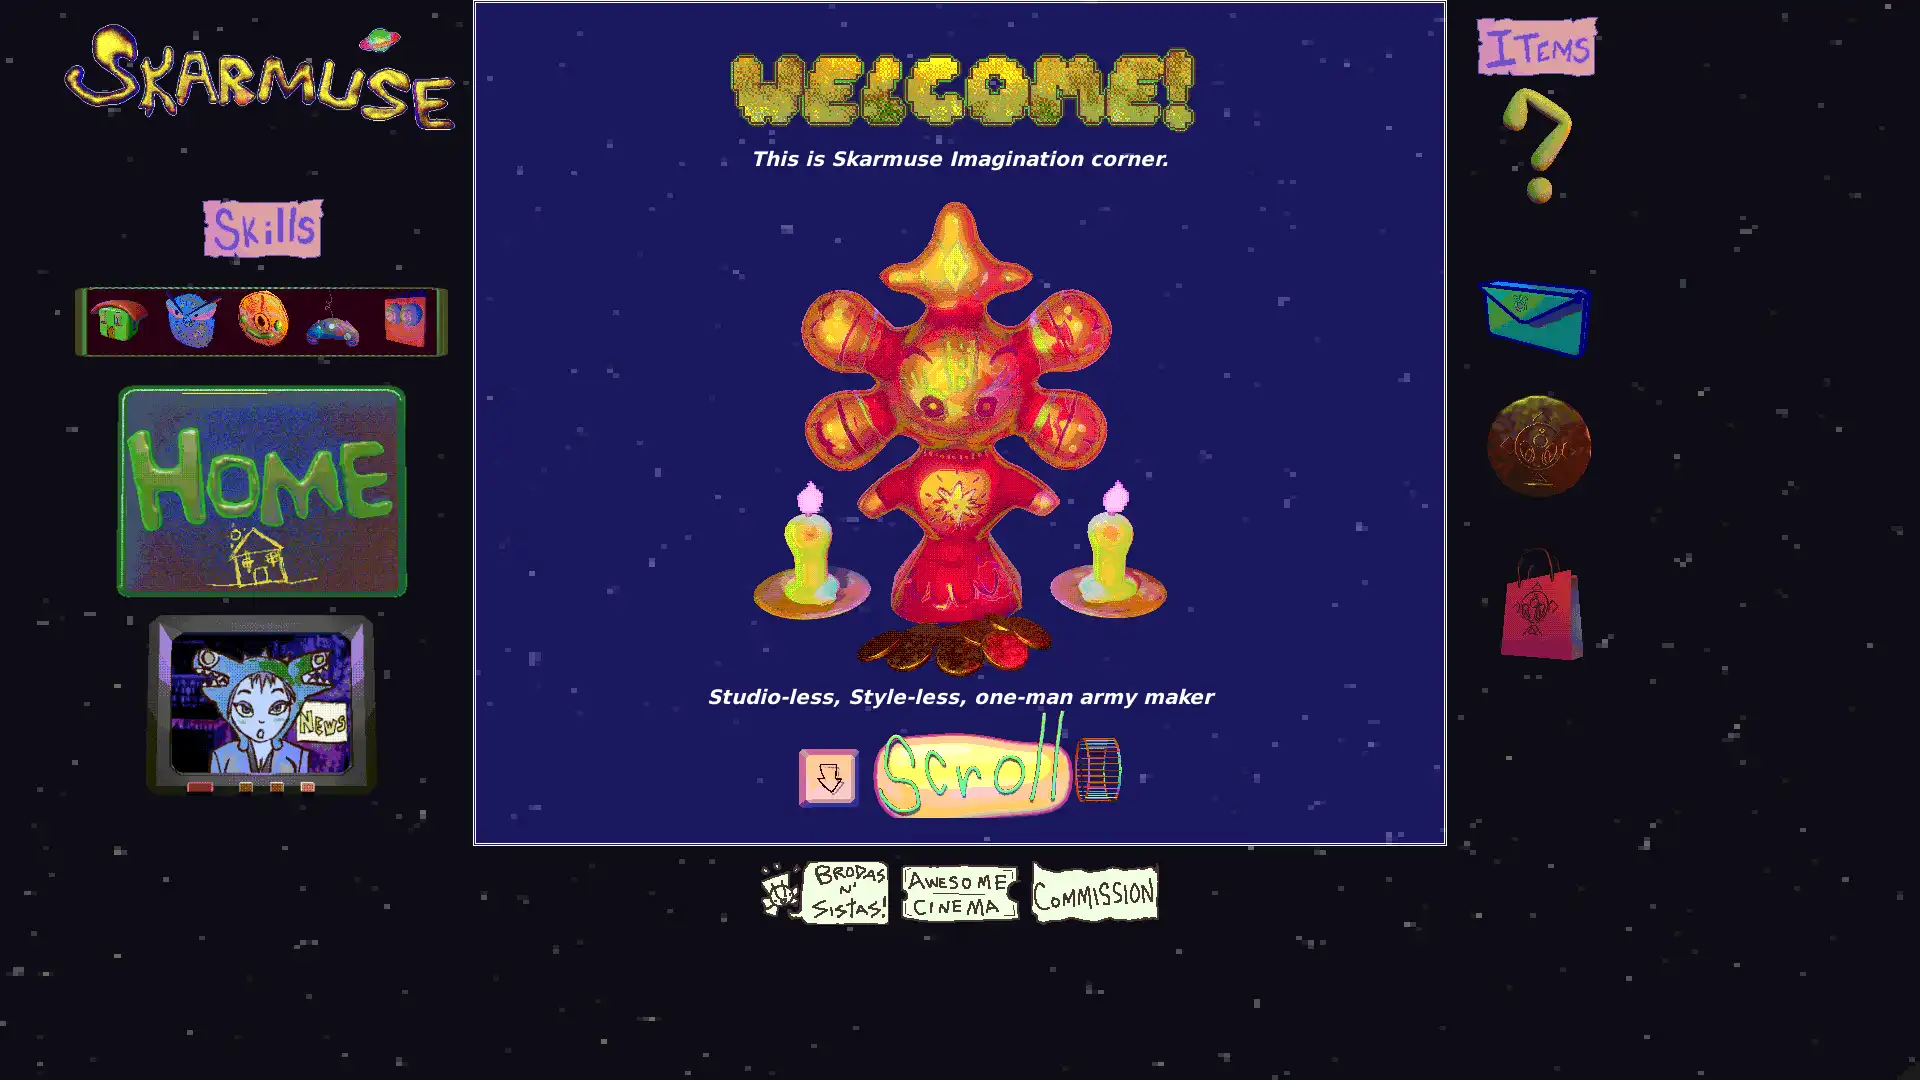 Image resolution: width=1920 pixels, height=1080 pixels. What do you see at coordinates (958, 925) in the screenshot?
I see `Give choco coin` at bounding box center [958, 925].